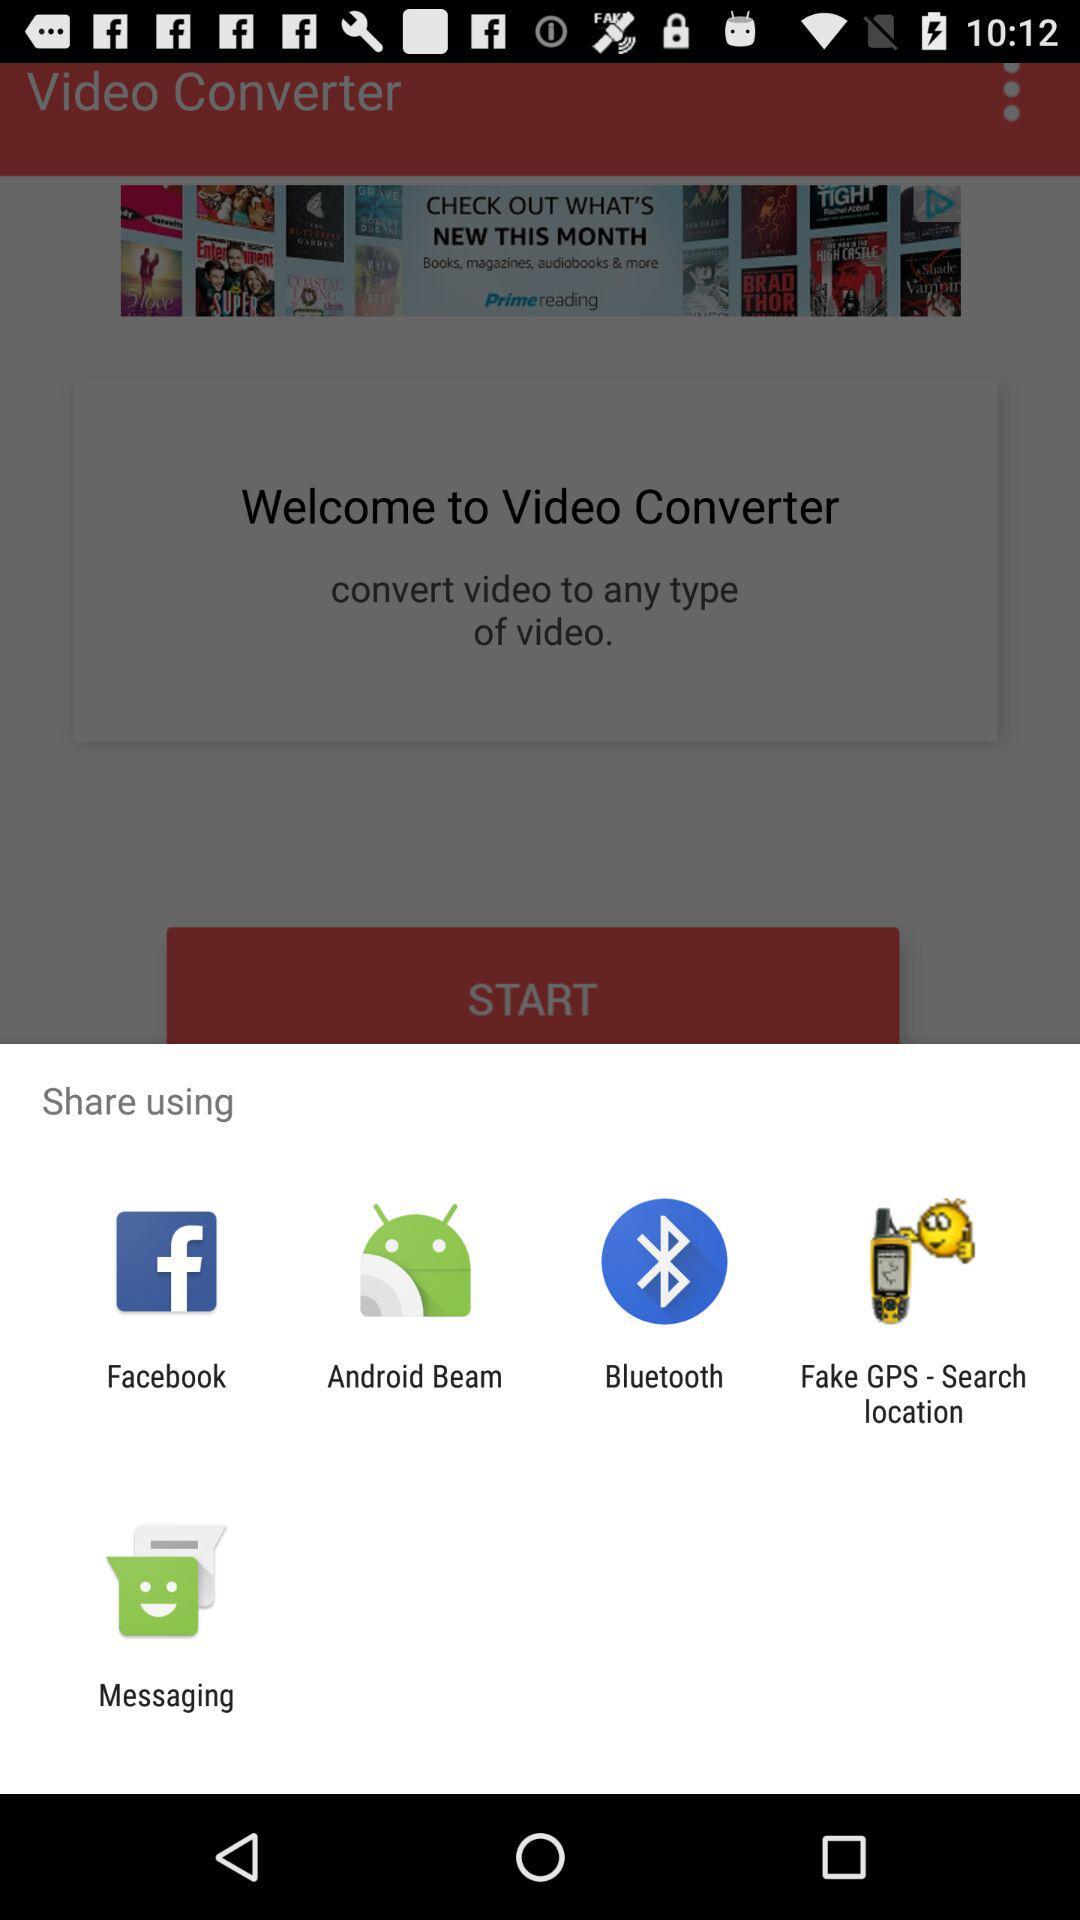  I want to click on icon next to the bluetooth, so click(913, 1392).